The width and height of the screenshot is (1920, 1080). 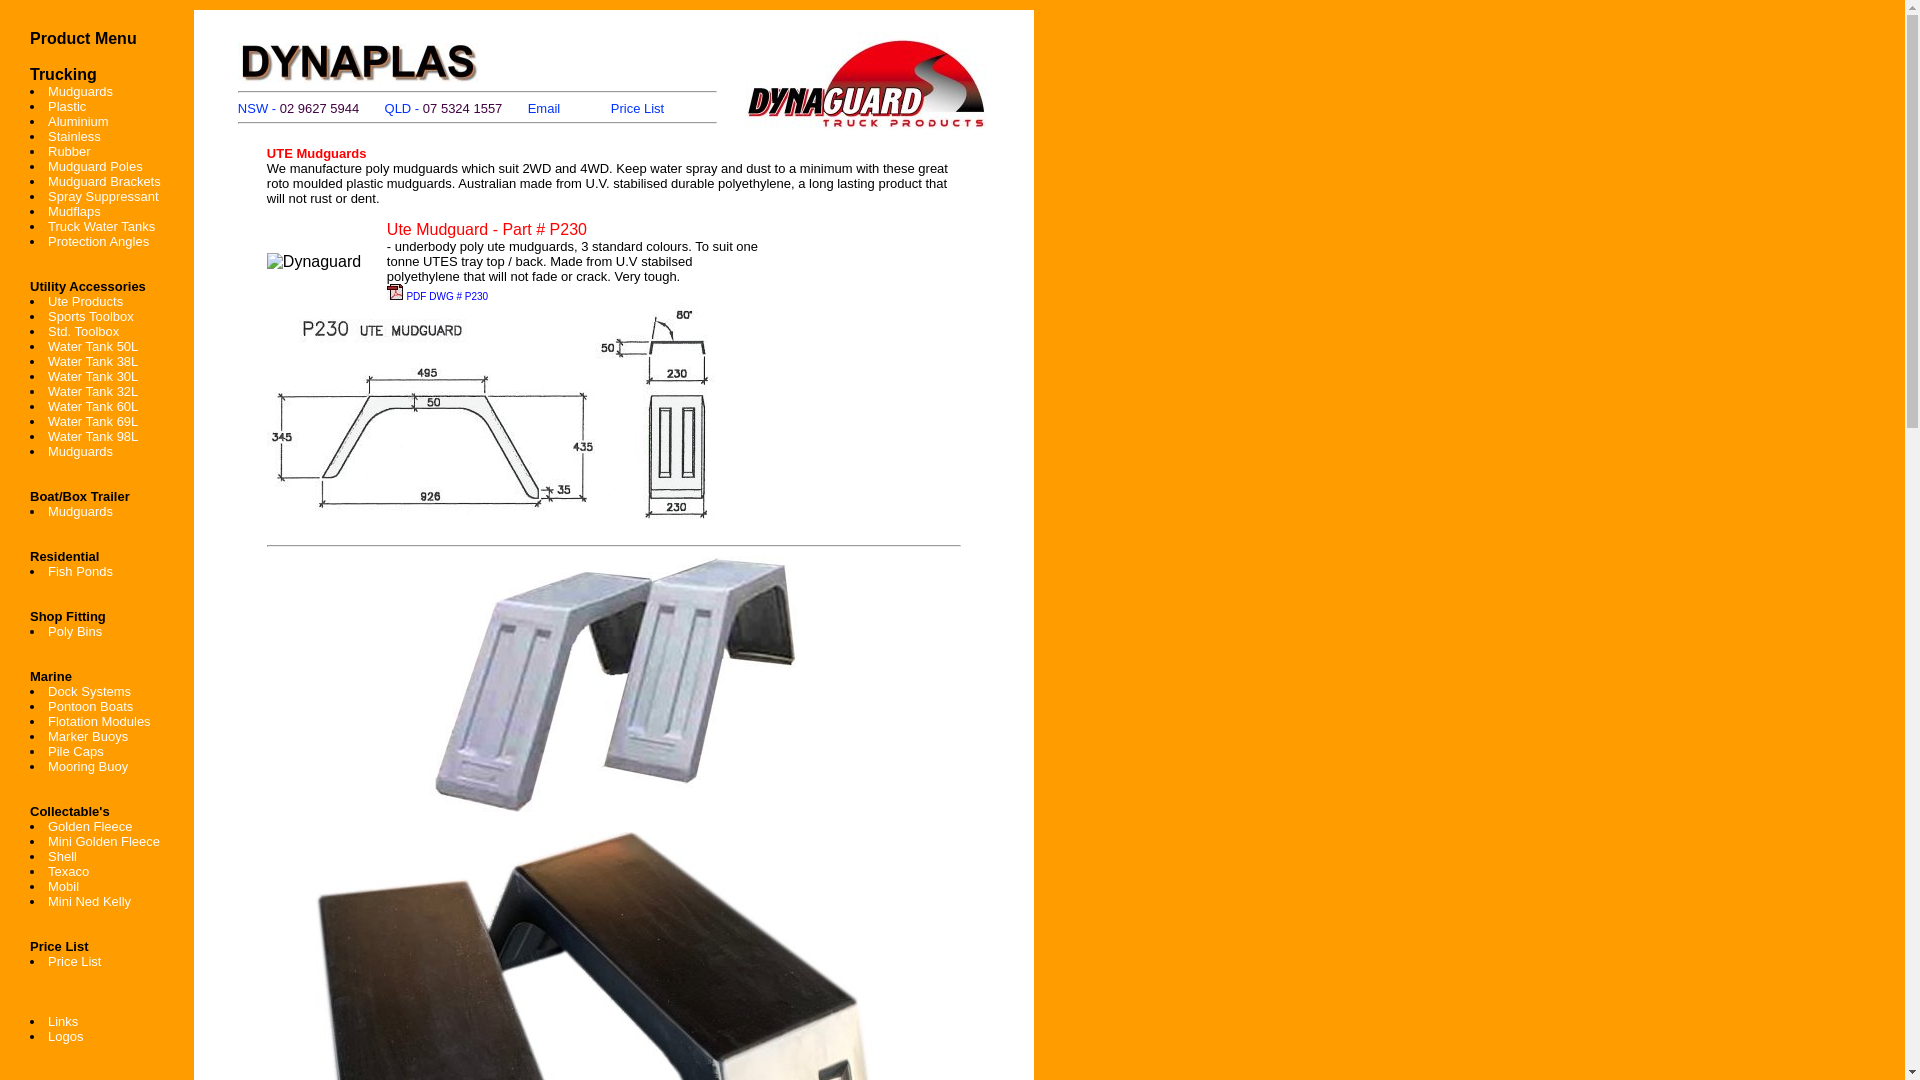 I want to click on 'Truck Products', so click(x=870, y=128).